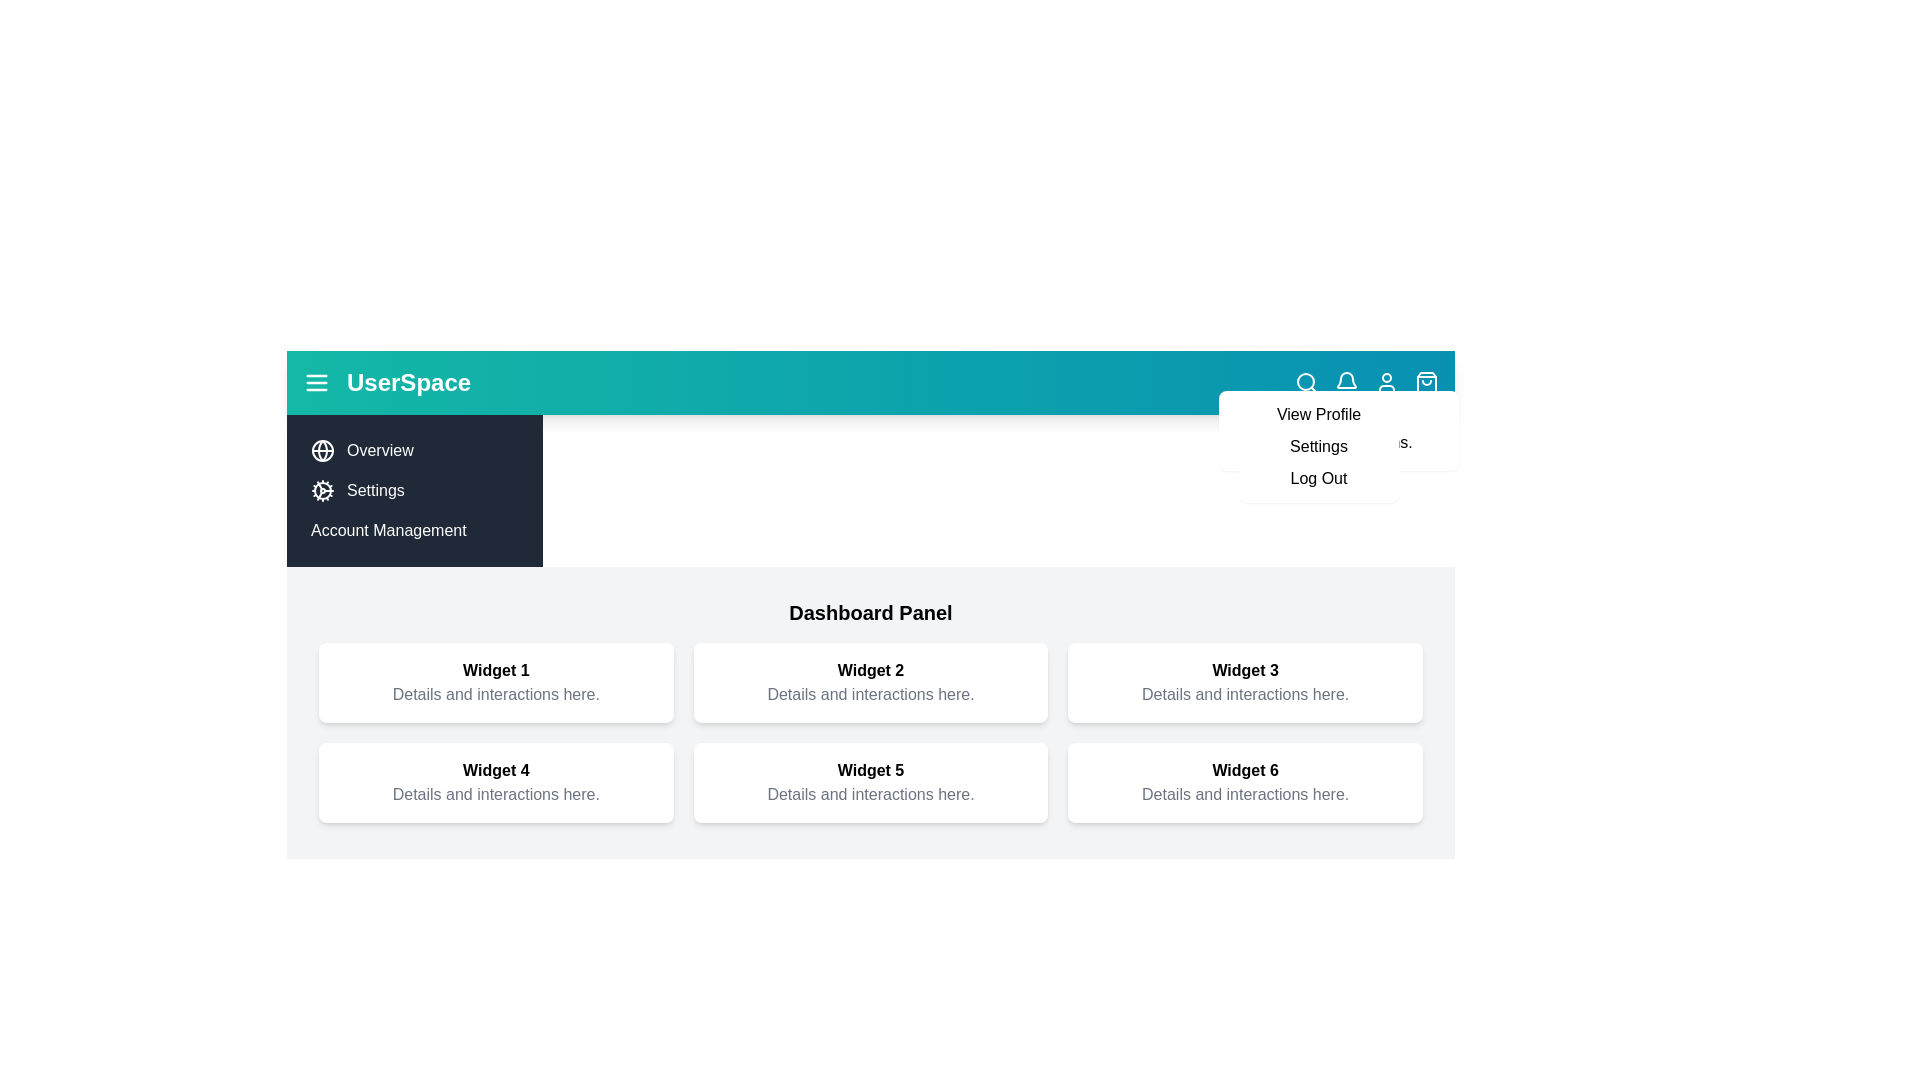  I want to click on the second item in the Sidebar navigation menu, which is located between 'Overview' and 'Account Management', so click(413, 490).